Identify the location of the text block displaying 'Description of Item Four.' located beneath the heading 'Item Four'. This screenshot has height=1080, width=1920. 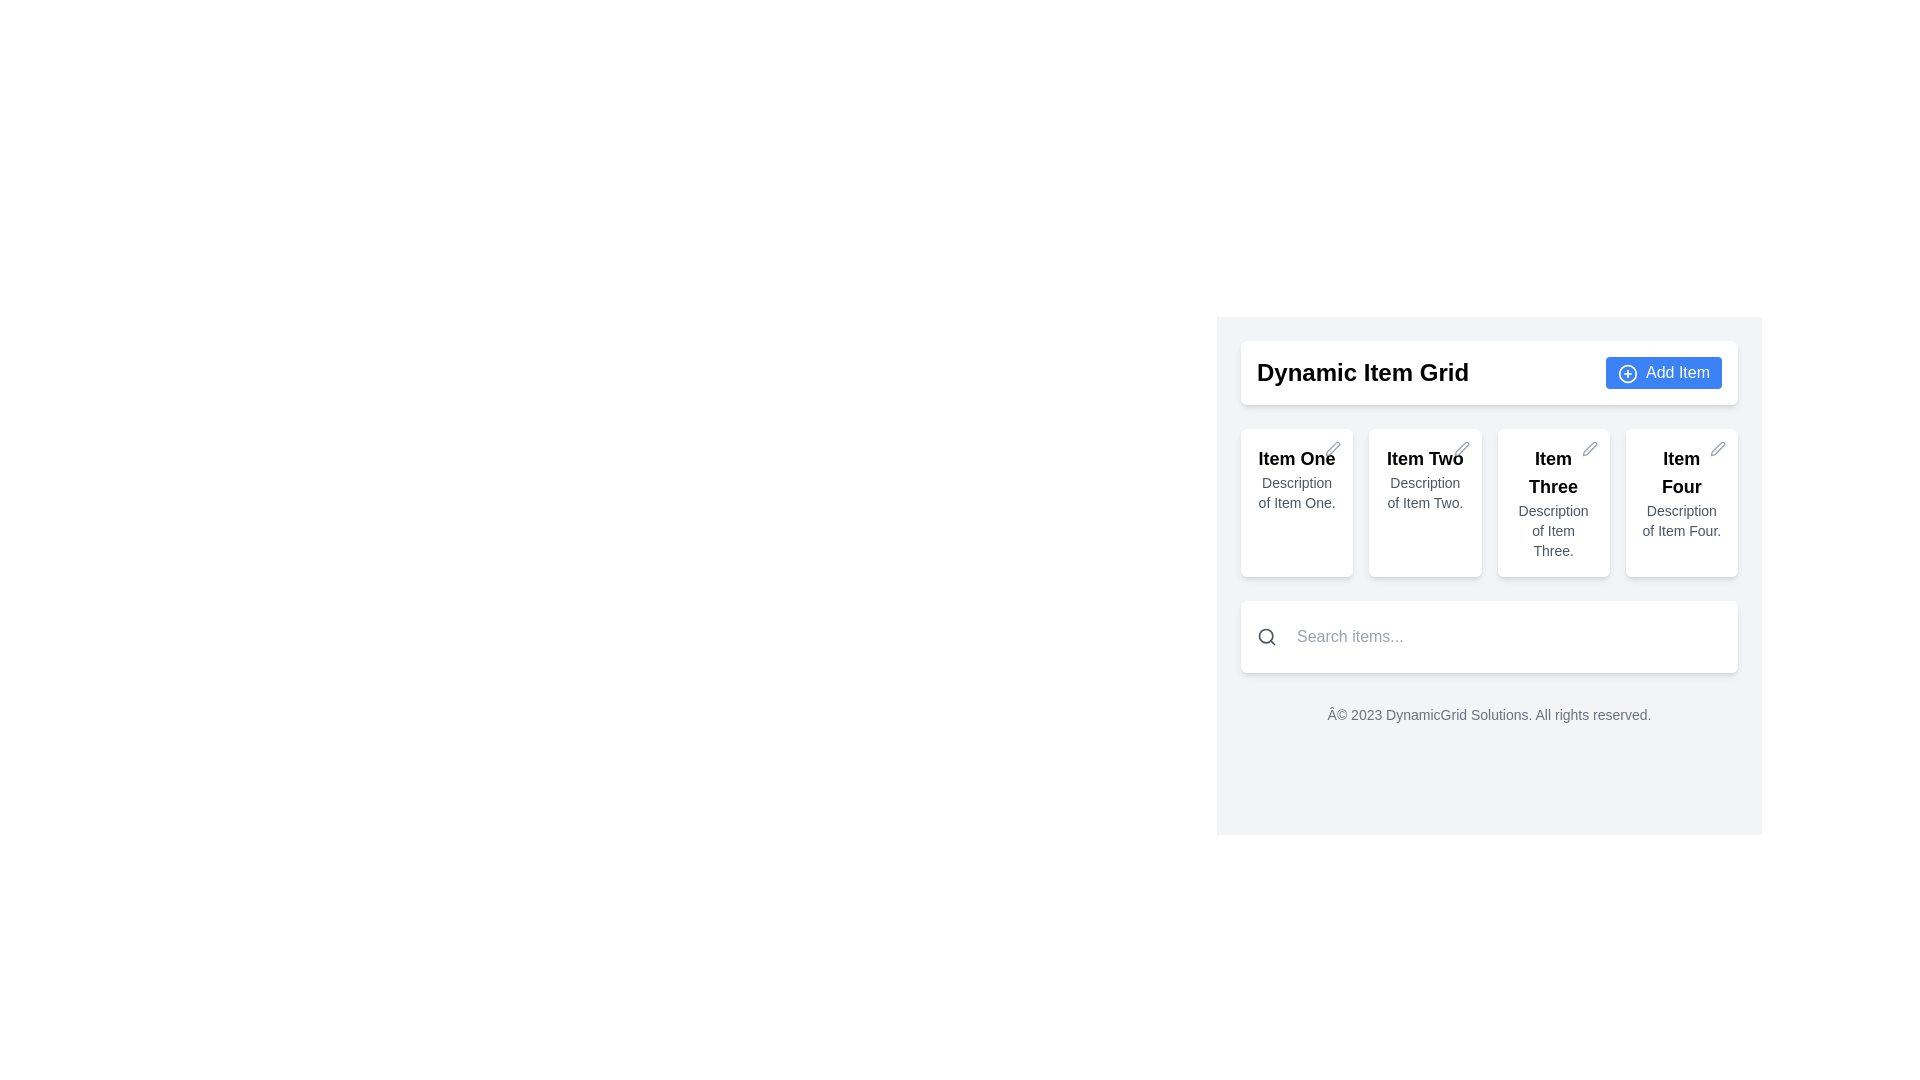
(1680, 519).